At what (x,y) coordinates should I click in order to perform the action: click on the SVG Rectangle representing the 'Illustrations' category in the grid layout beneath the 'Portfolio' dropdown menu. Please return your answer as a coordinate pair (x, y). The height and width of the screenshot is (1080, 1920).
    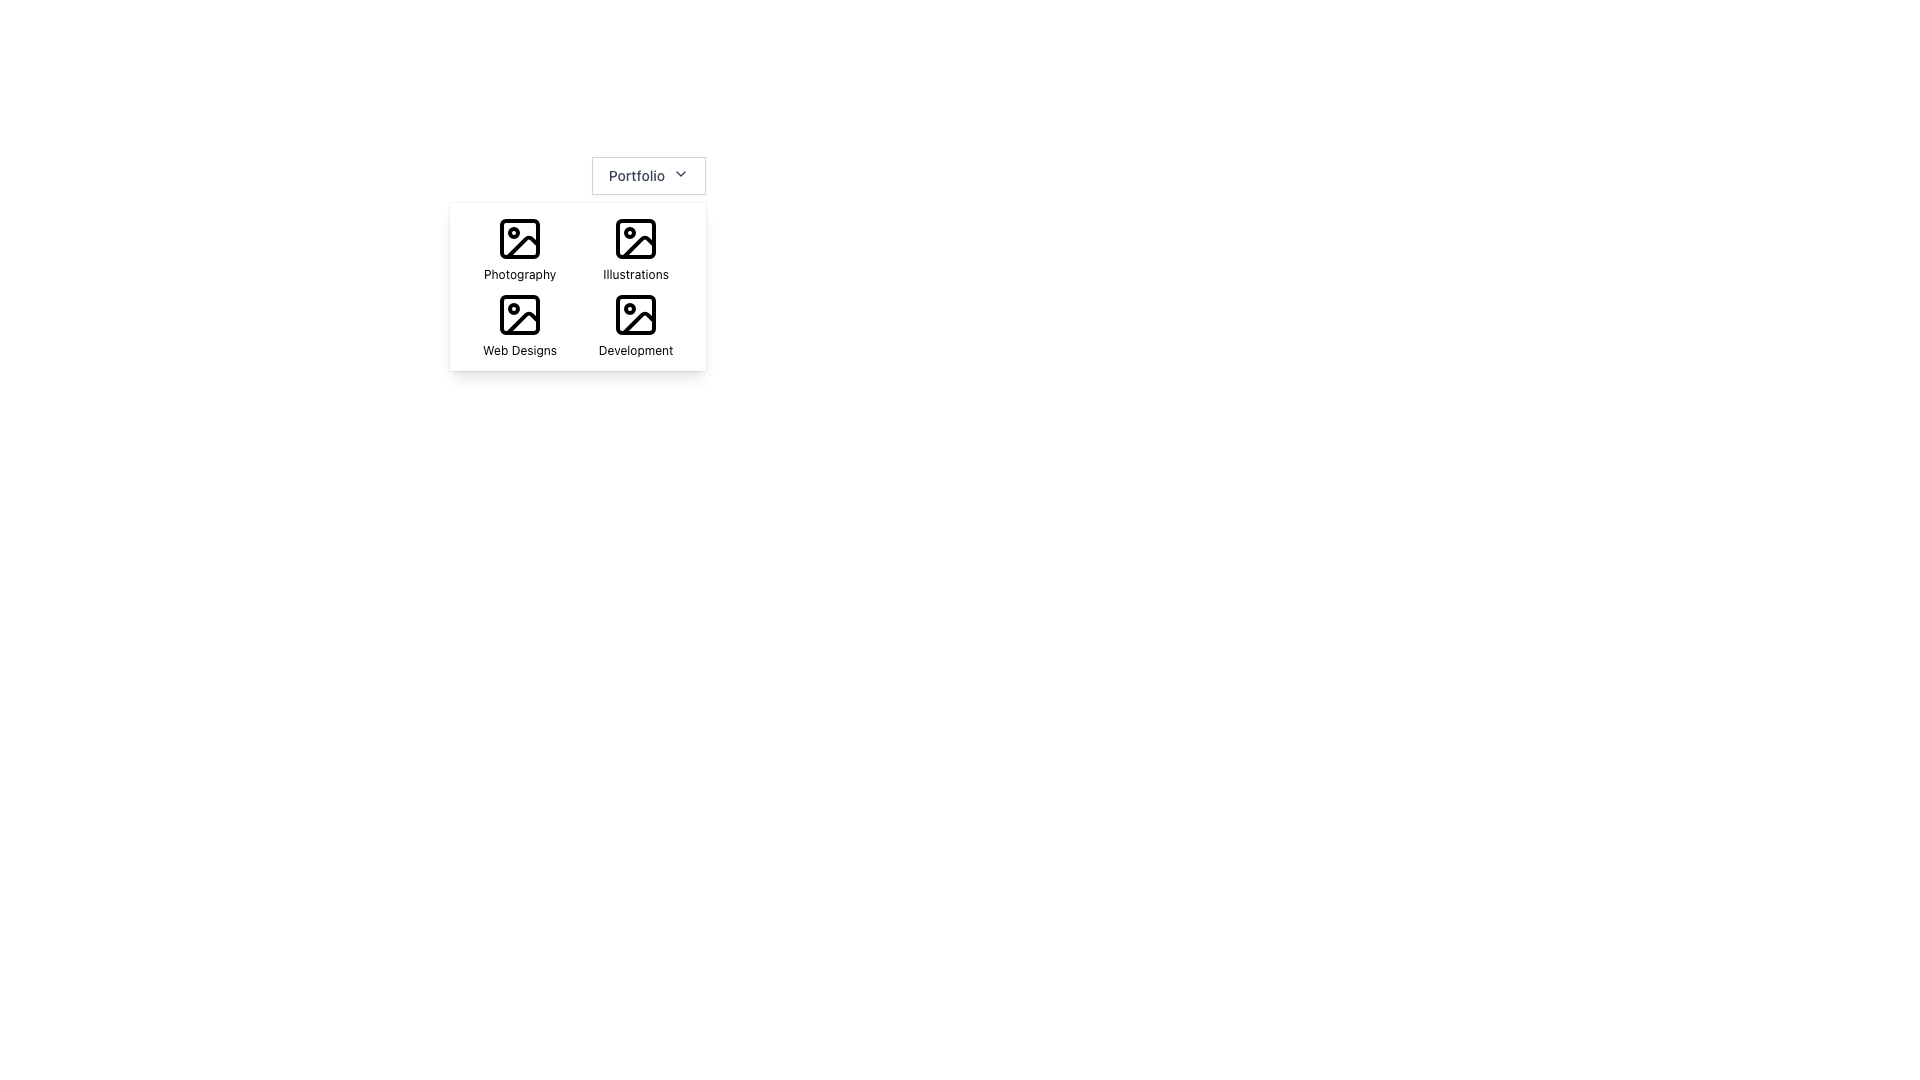
    Looking at the image, I should click on (635, 238).